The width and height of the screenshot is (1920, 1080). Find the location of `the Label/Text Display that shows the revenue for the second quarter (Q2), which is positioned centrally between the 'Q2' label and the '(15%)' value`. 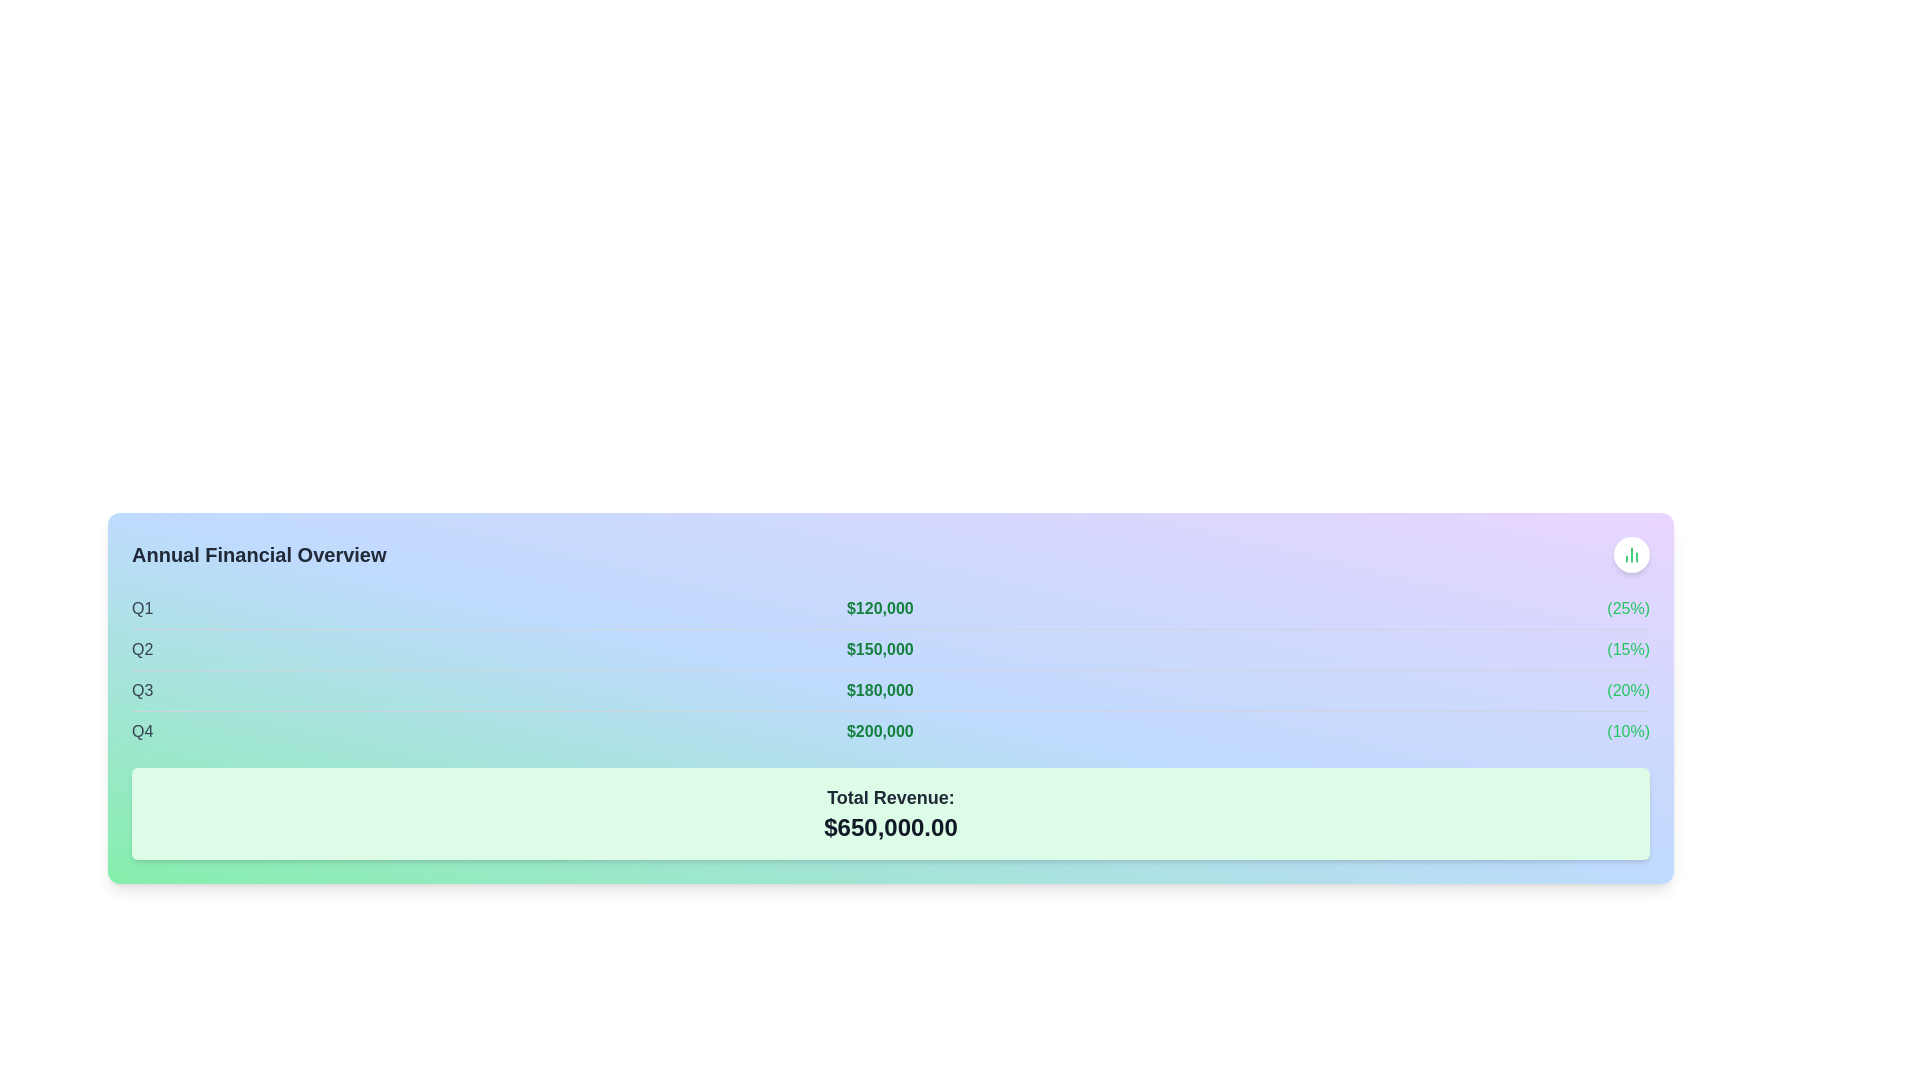

the Label/Text Display that shows the revenue for the second quarter (Q2), which is positioned centrally between the 'Q2' label and the '(15%)' value is located at coordinates (880, 650).